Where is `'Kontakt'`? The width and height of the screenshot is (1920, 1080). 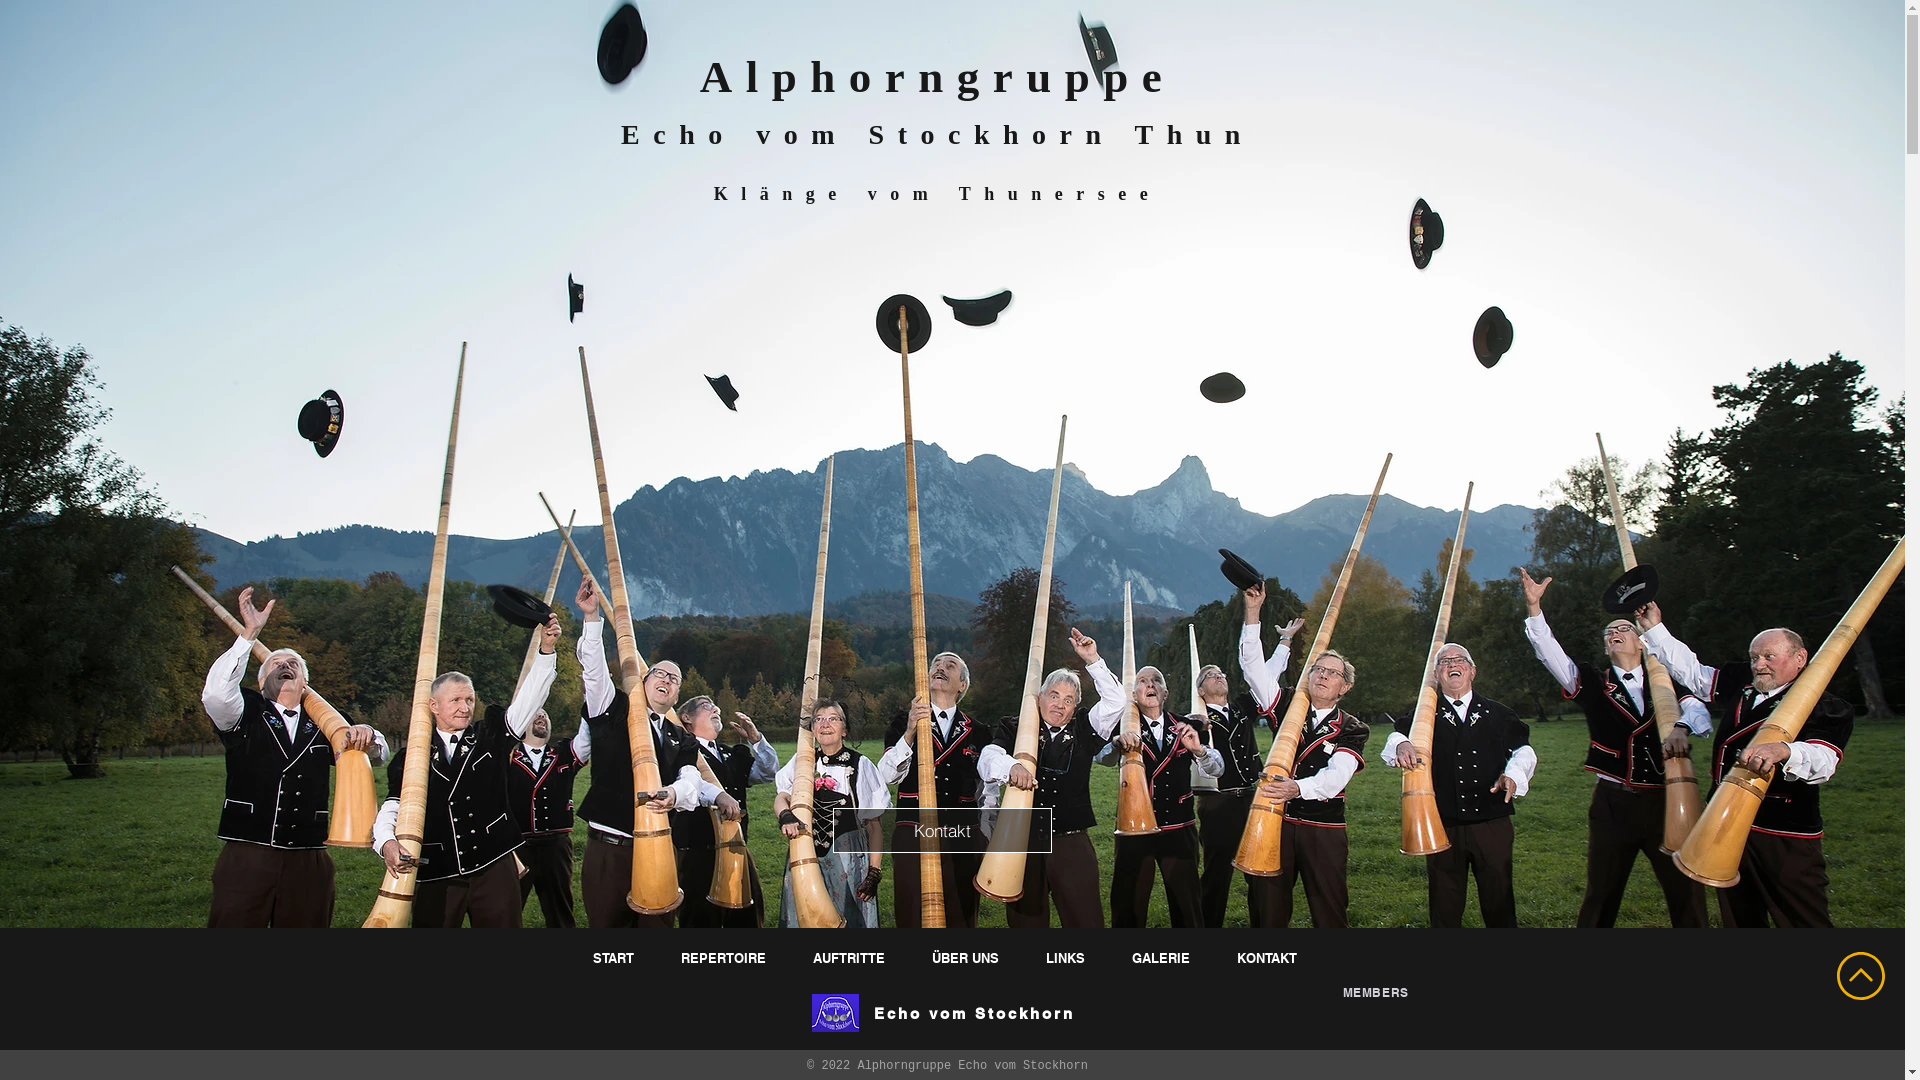
'Kontakt' is located at coordinates (940, 830).